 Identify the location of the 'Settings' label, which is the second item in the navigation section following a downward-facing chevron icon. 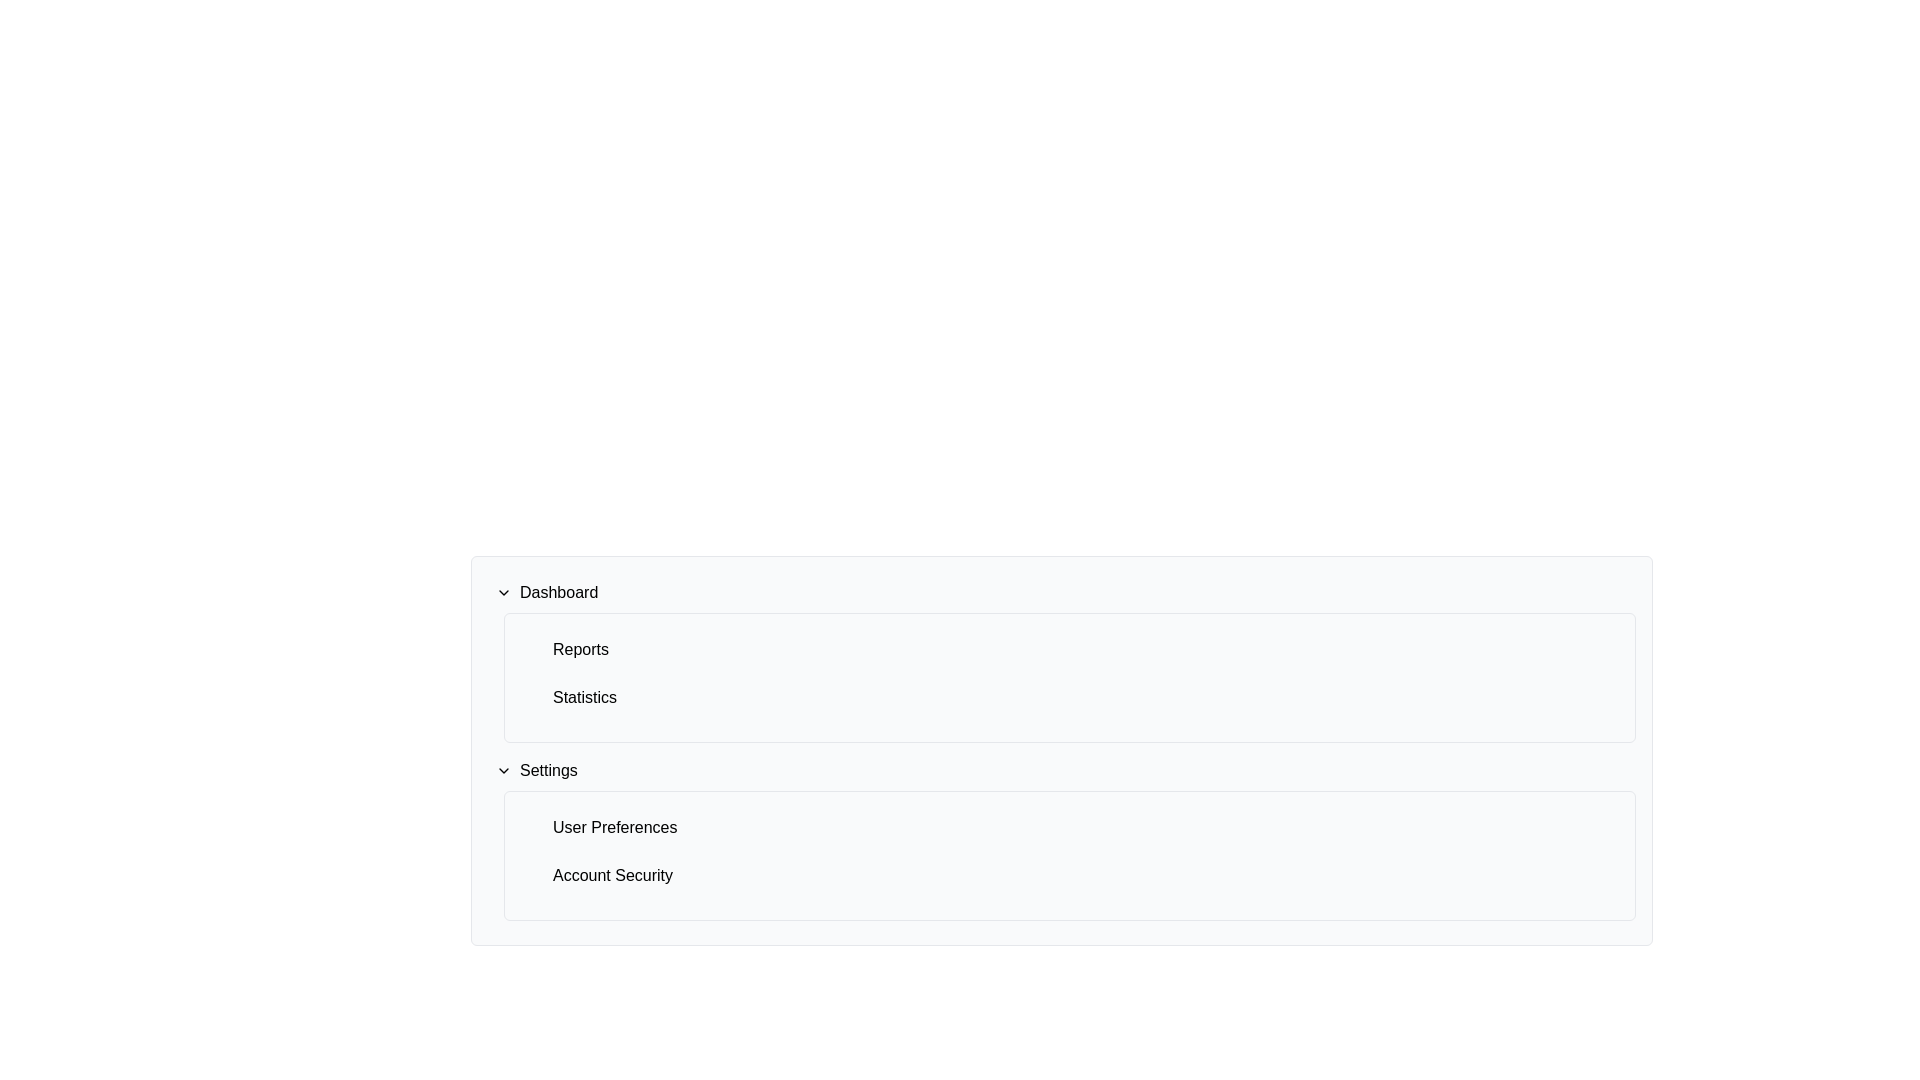
(548, 770).